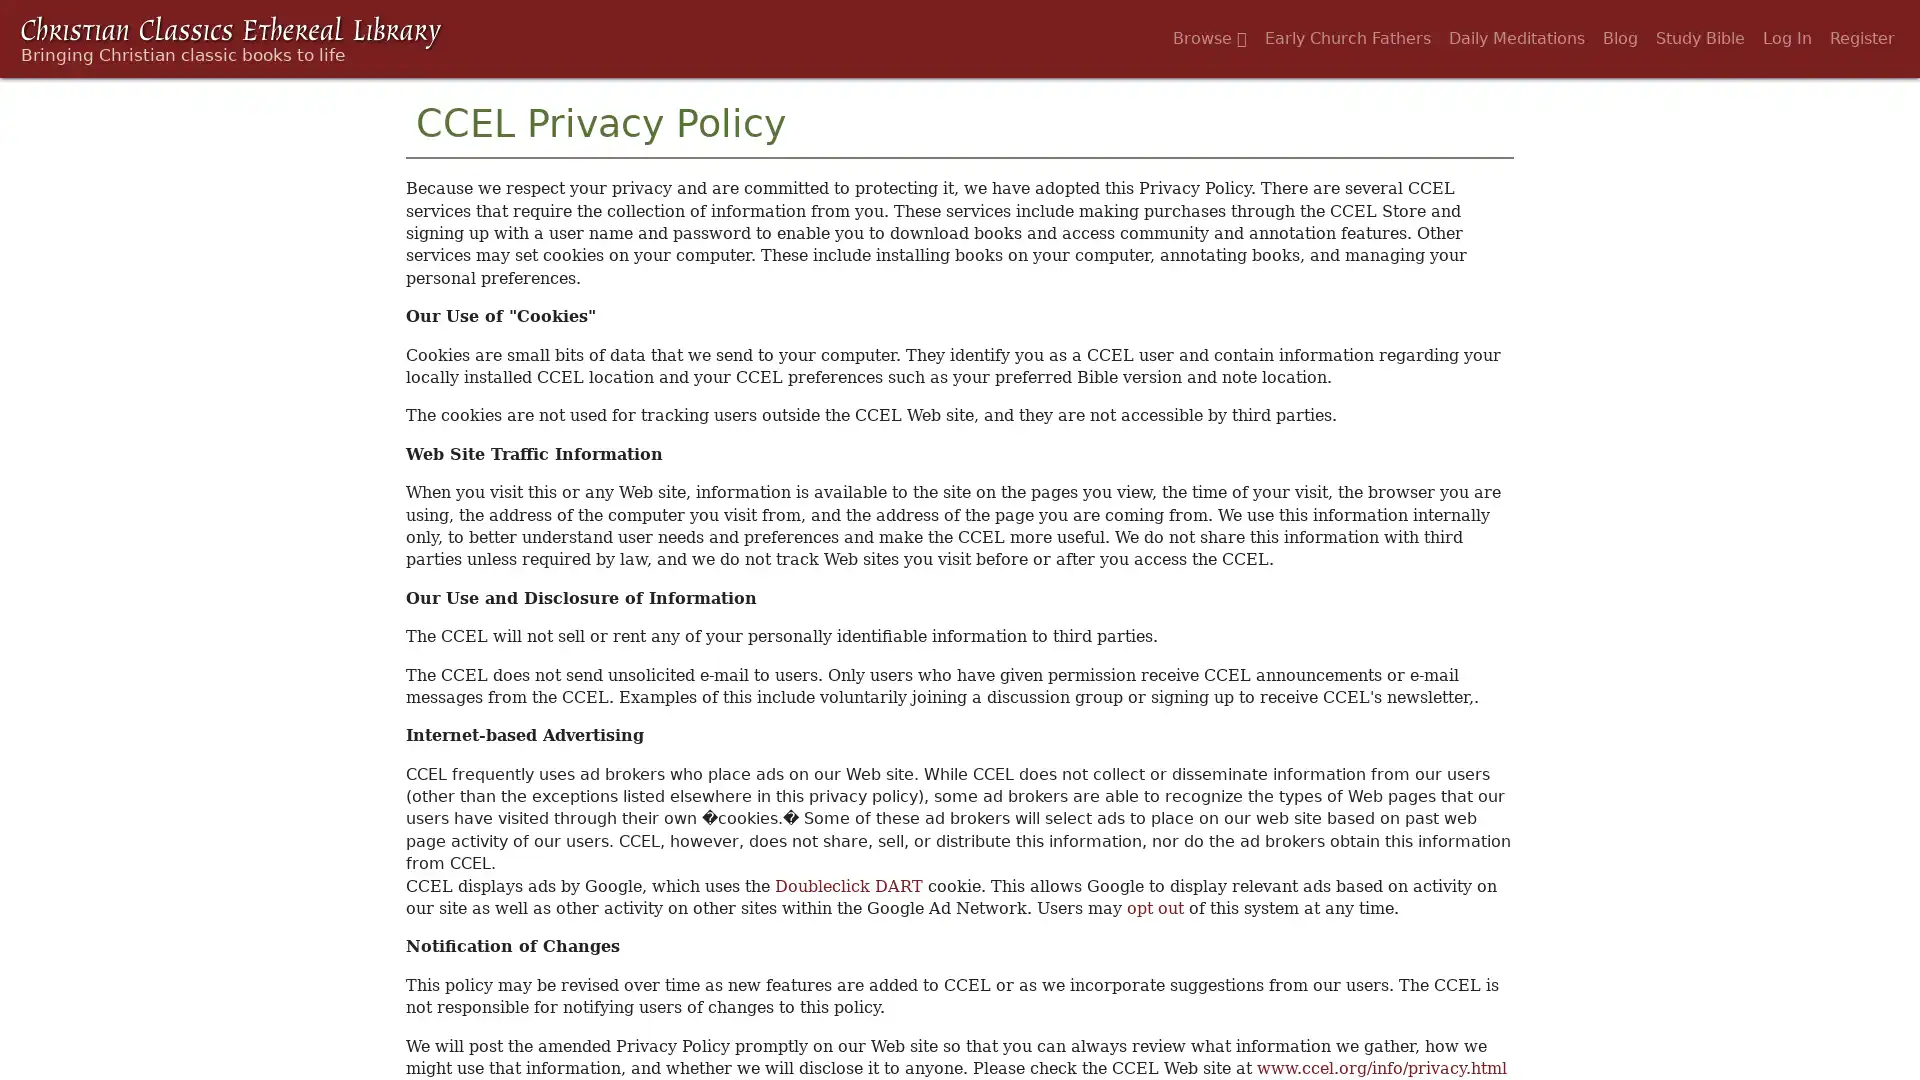 The height and width of the screenshot is (1080, 1920). I want to click on Early Church Fathers, so click(1348, 38).